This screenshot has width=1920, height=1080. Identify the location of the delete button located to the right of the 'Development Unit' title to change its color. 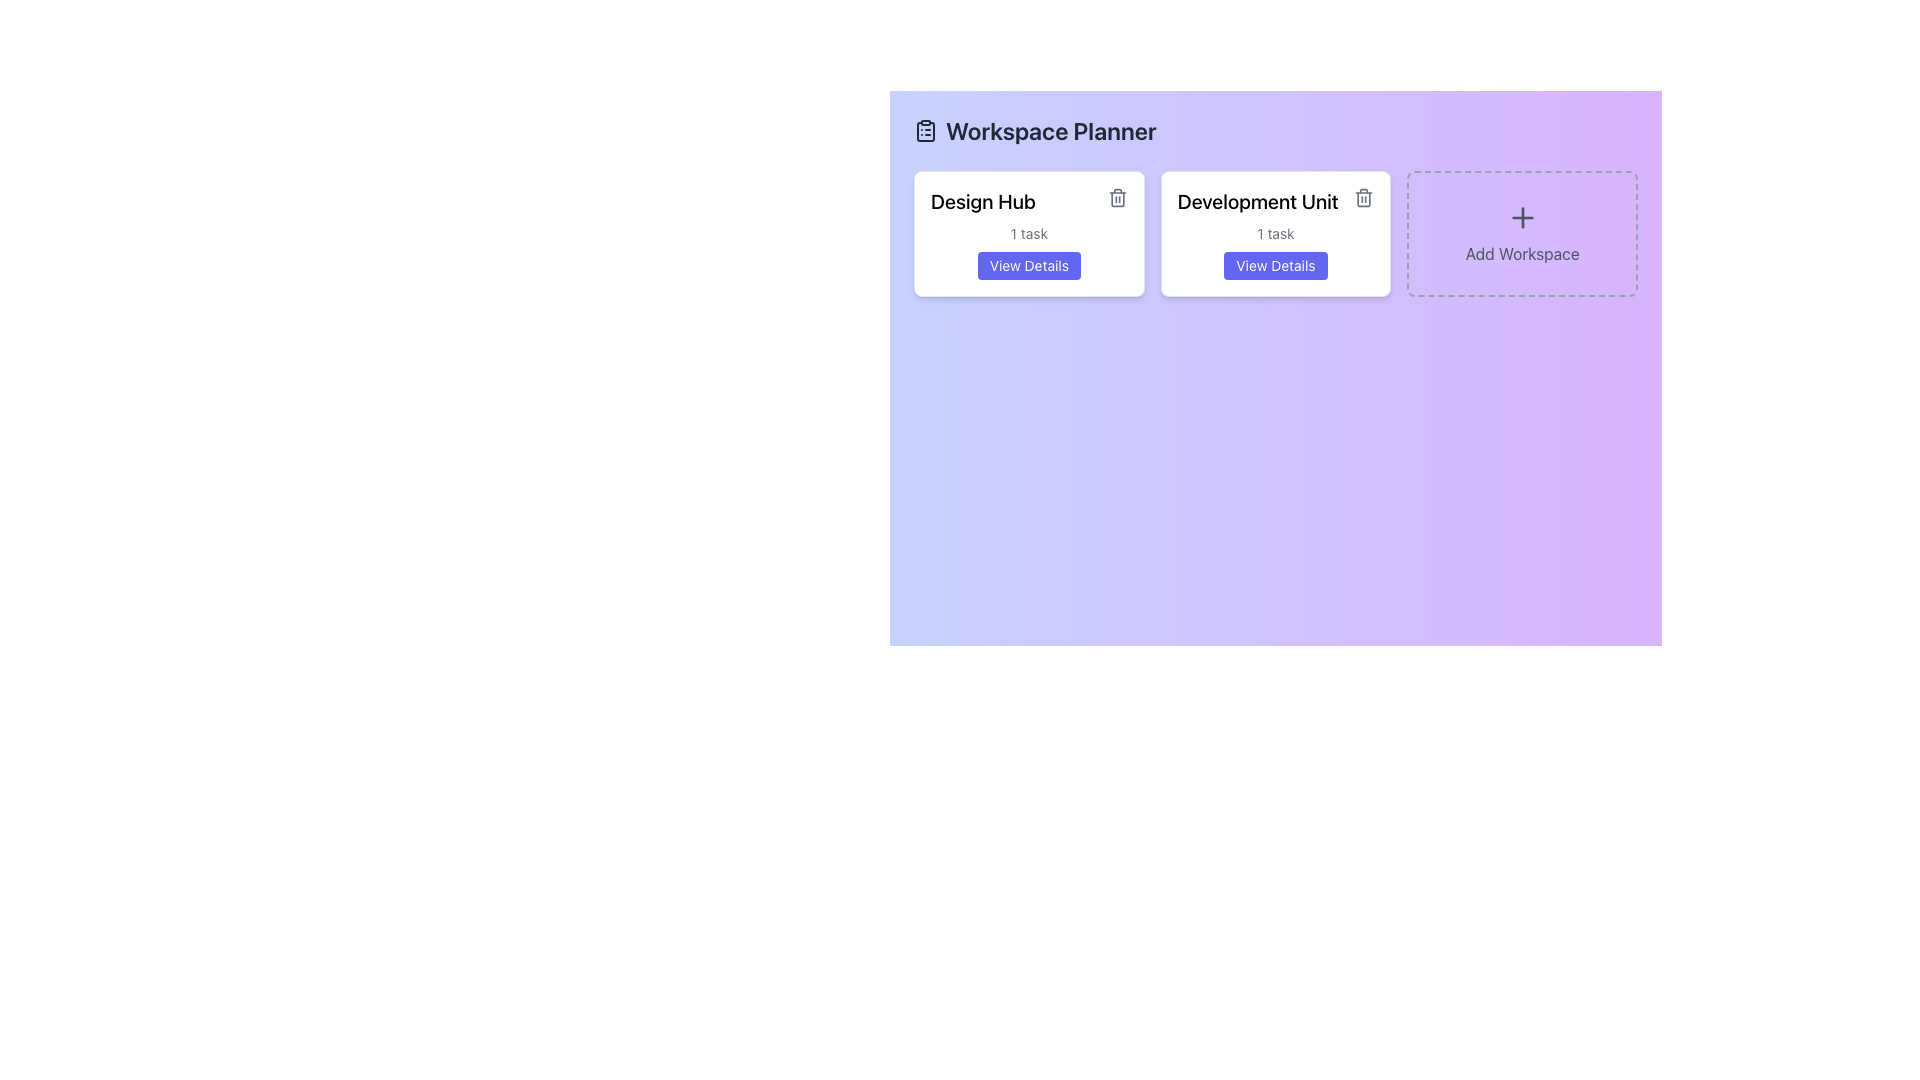
(1363, 197).